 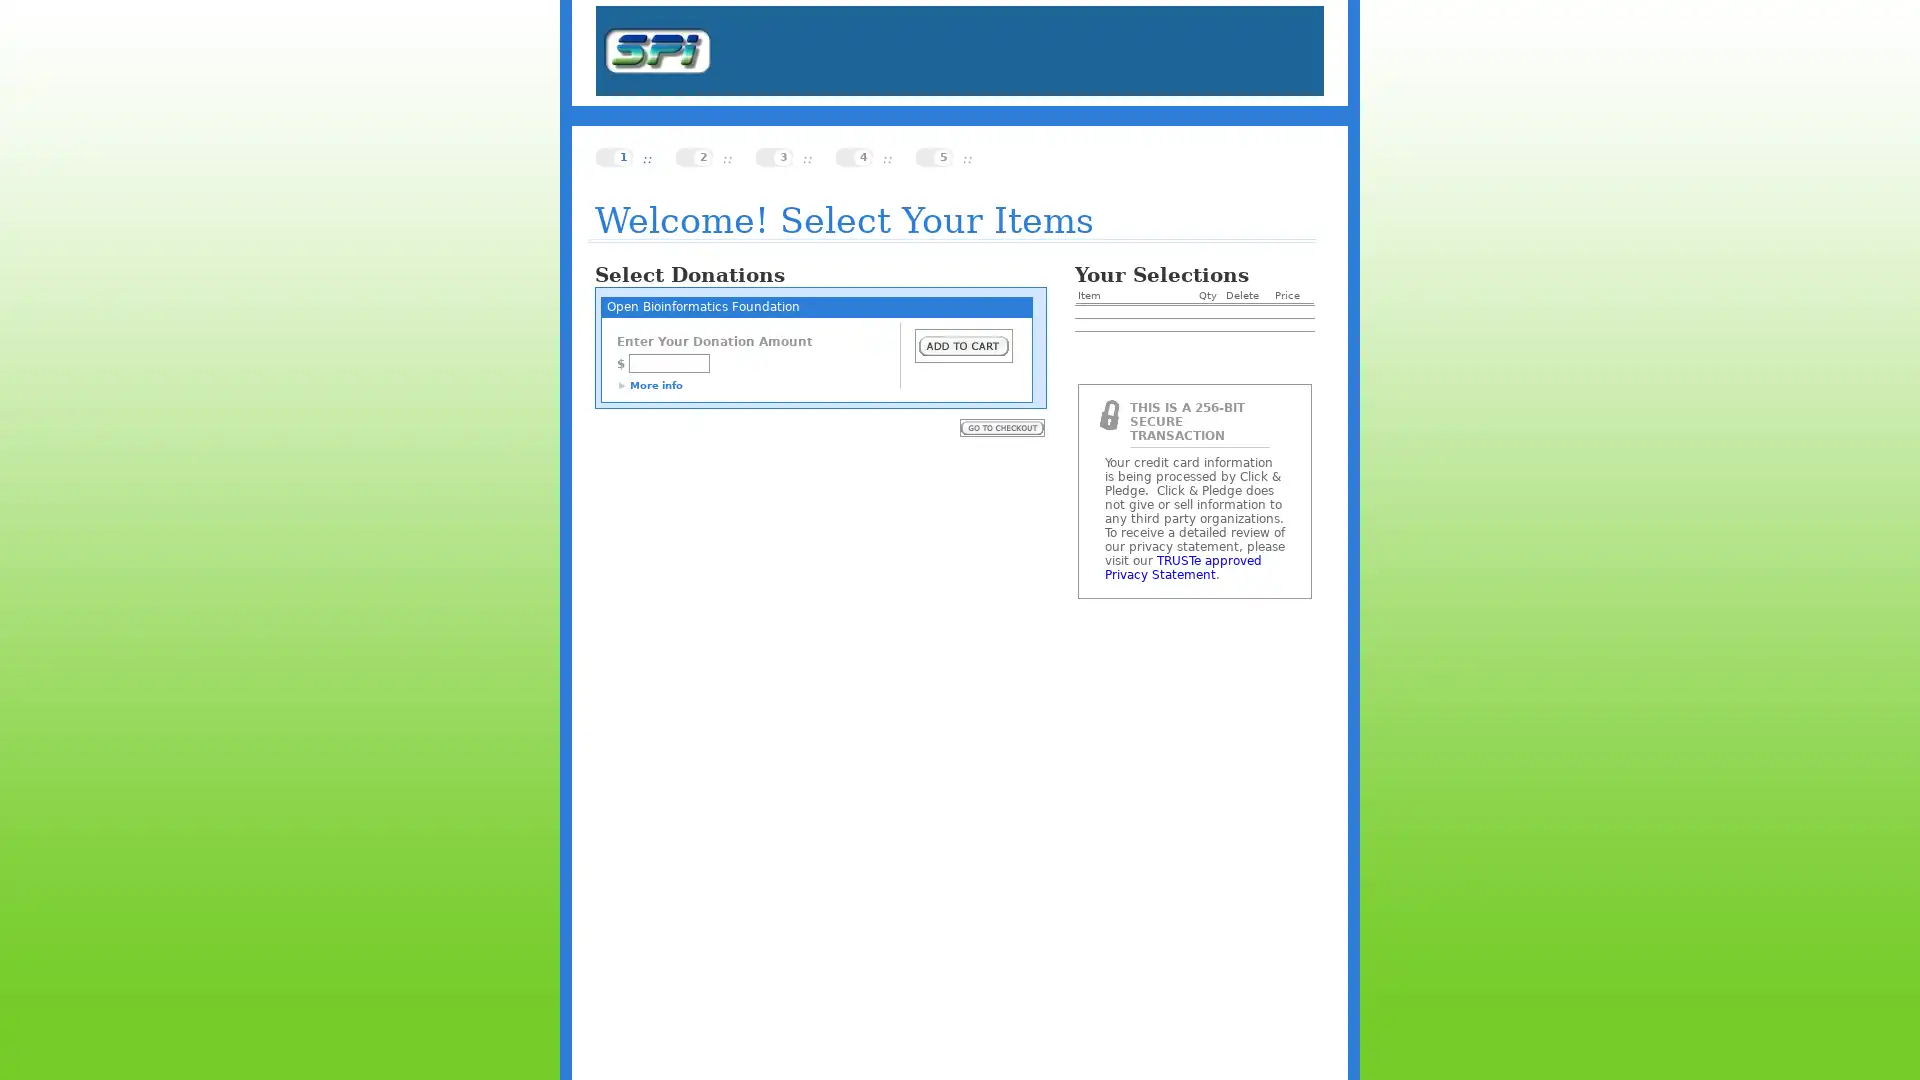 What do you see at coordinates (964, 345) in the screenshot?
I see `Submit` at bounding box center [964, 345].